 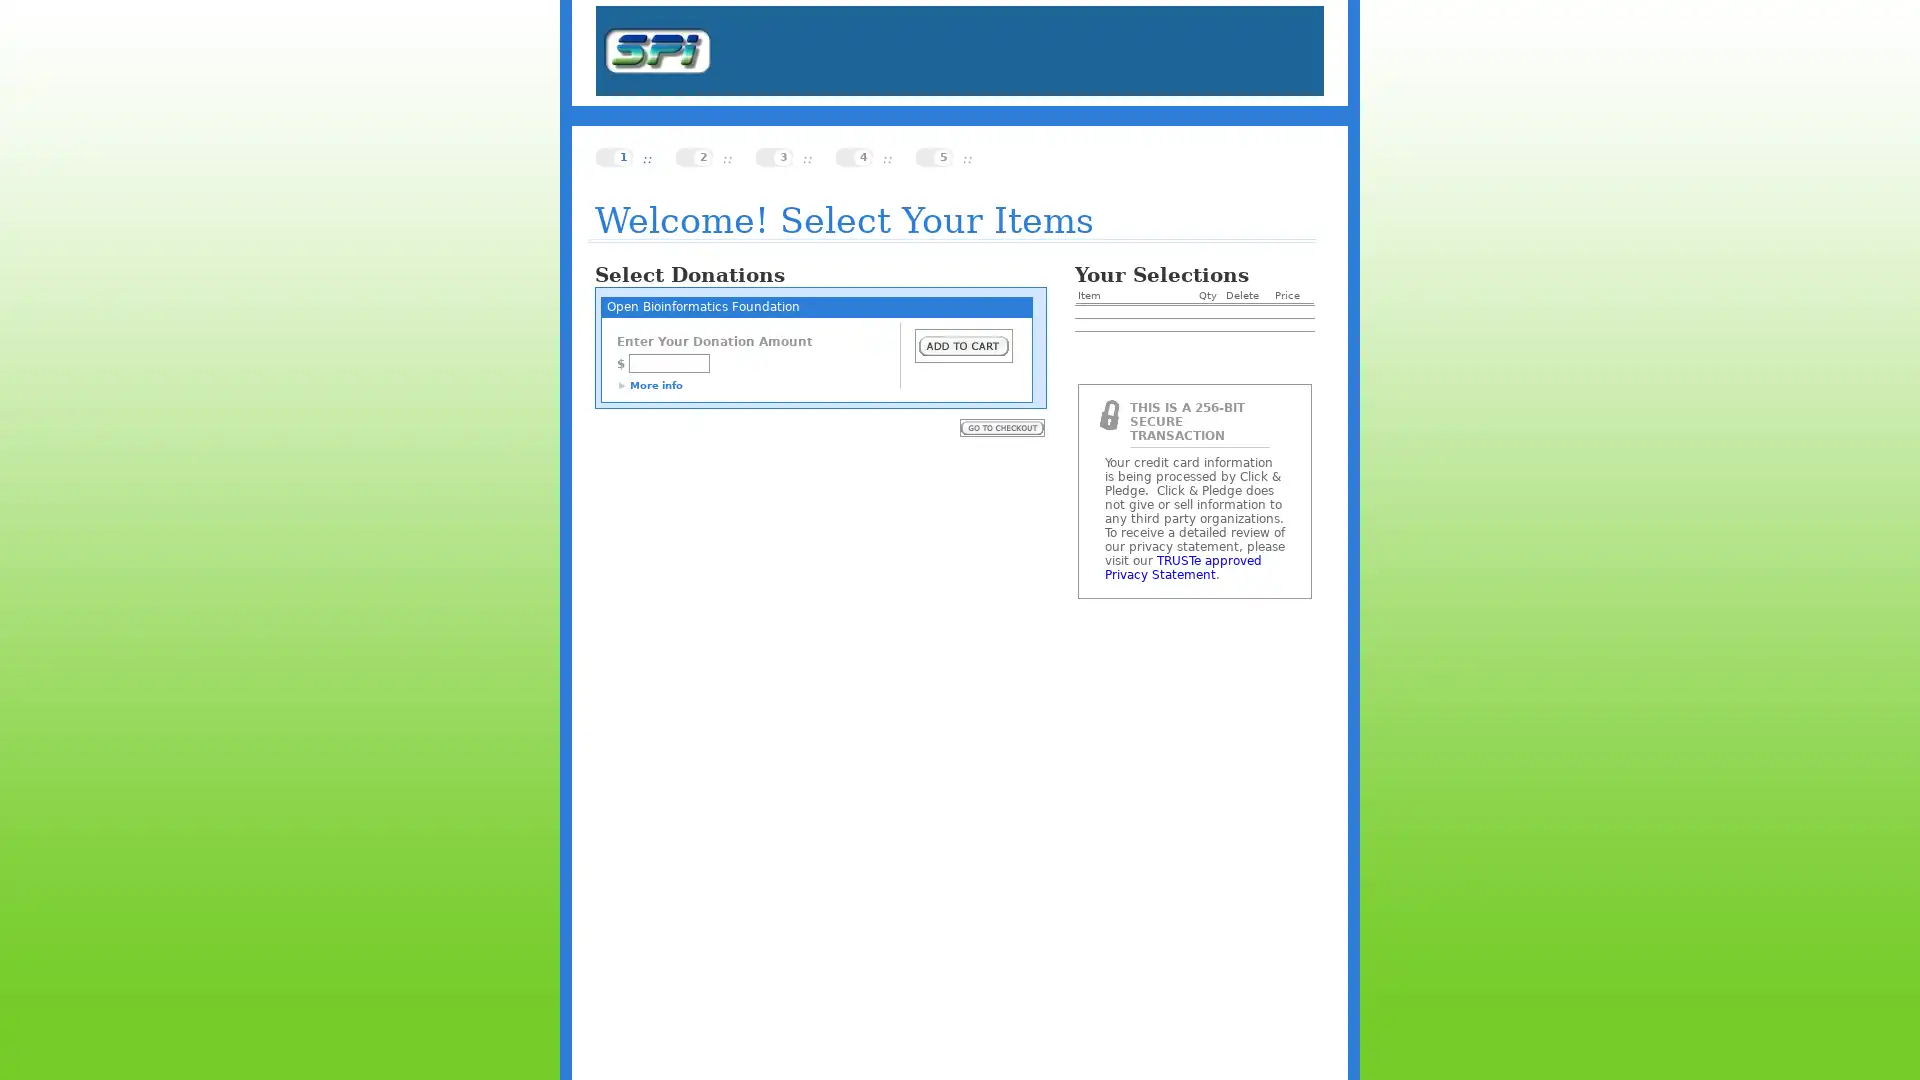 What do you see at coordinates (964, 345) in the screenshot?
I see `Submit` at bounding box center [964, 345].